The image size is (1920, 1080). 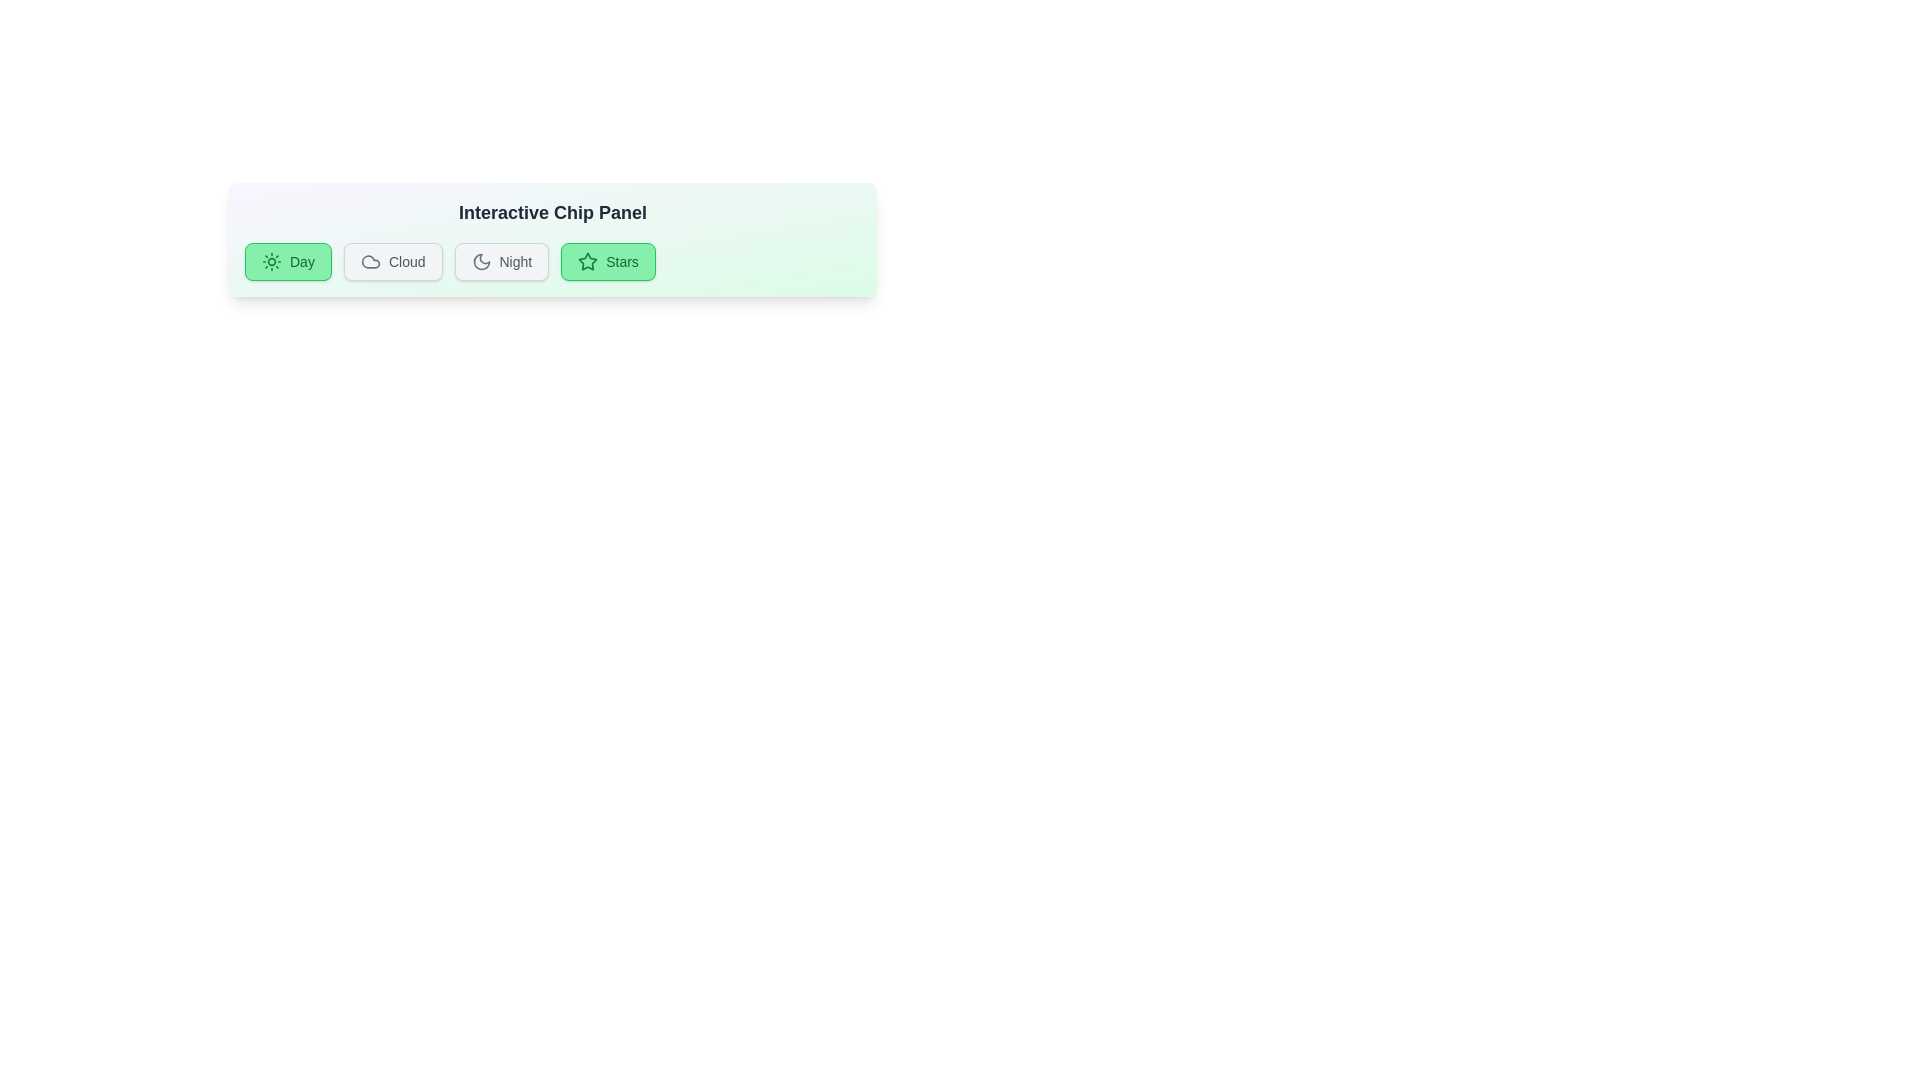 I want to click on the chip labeled Cloud, so click(x=393, y=261).